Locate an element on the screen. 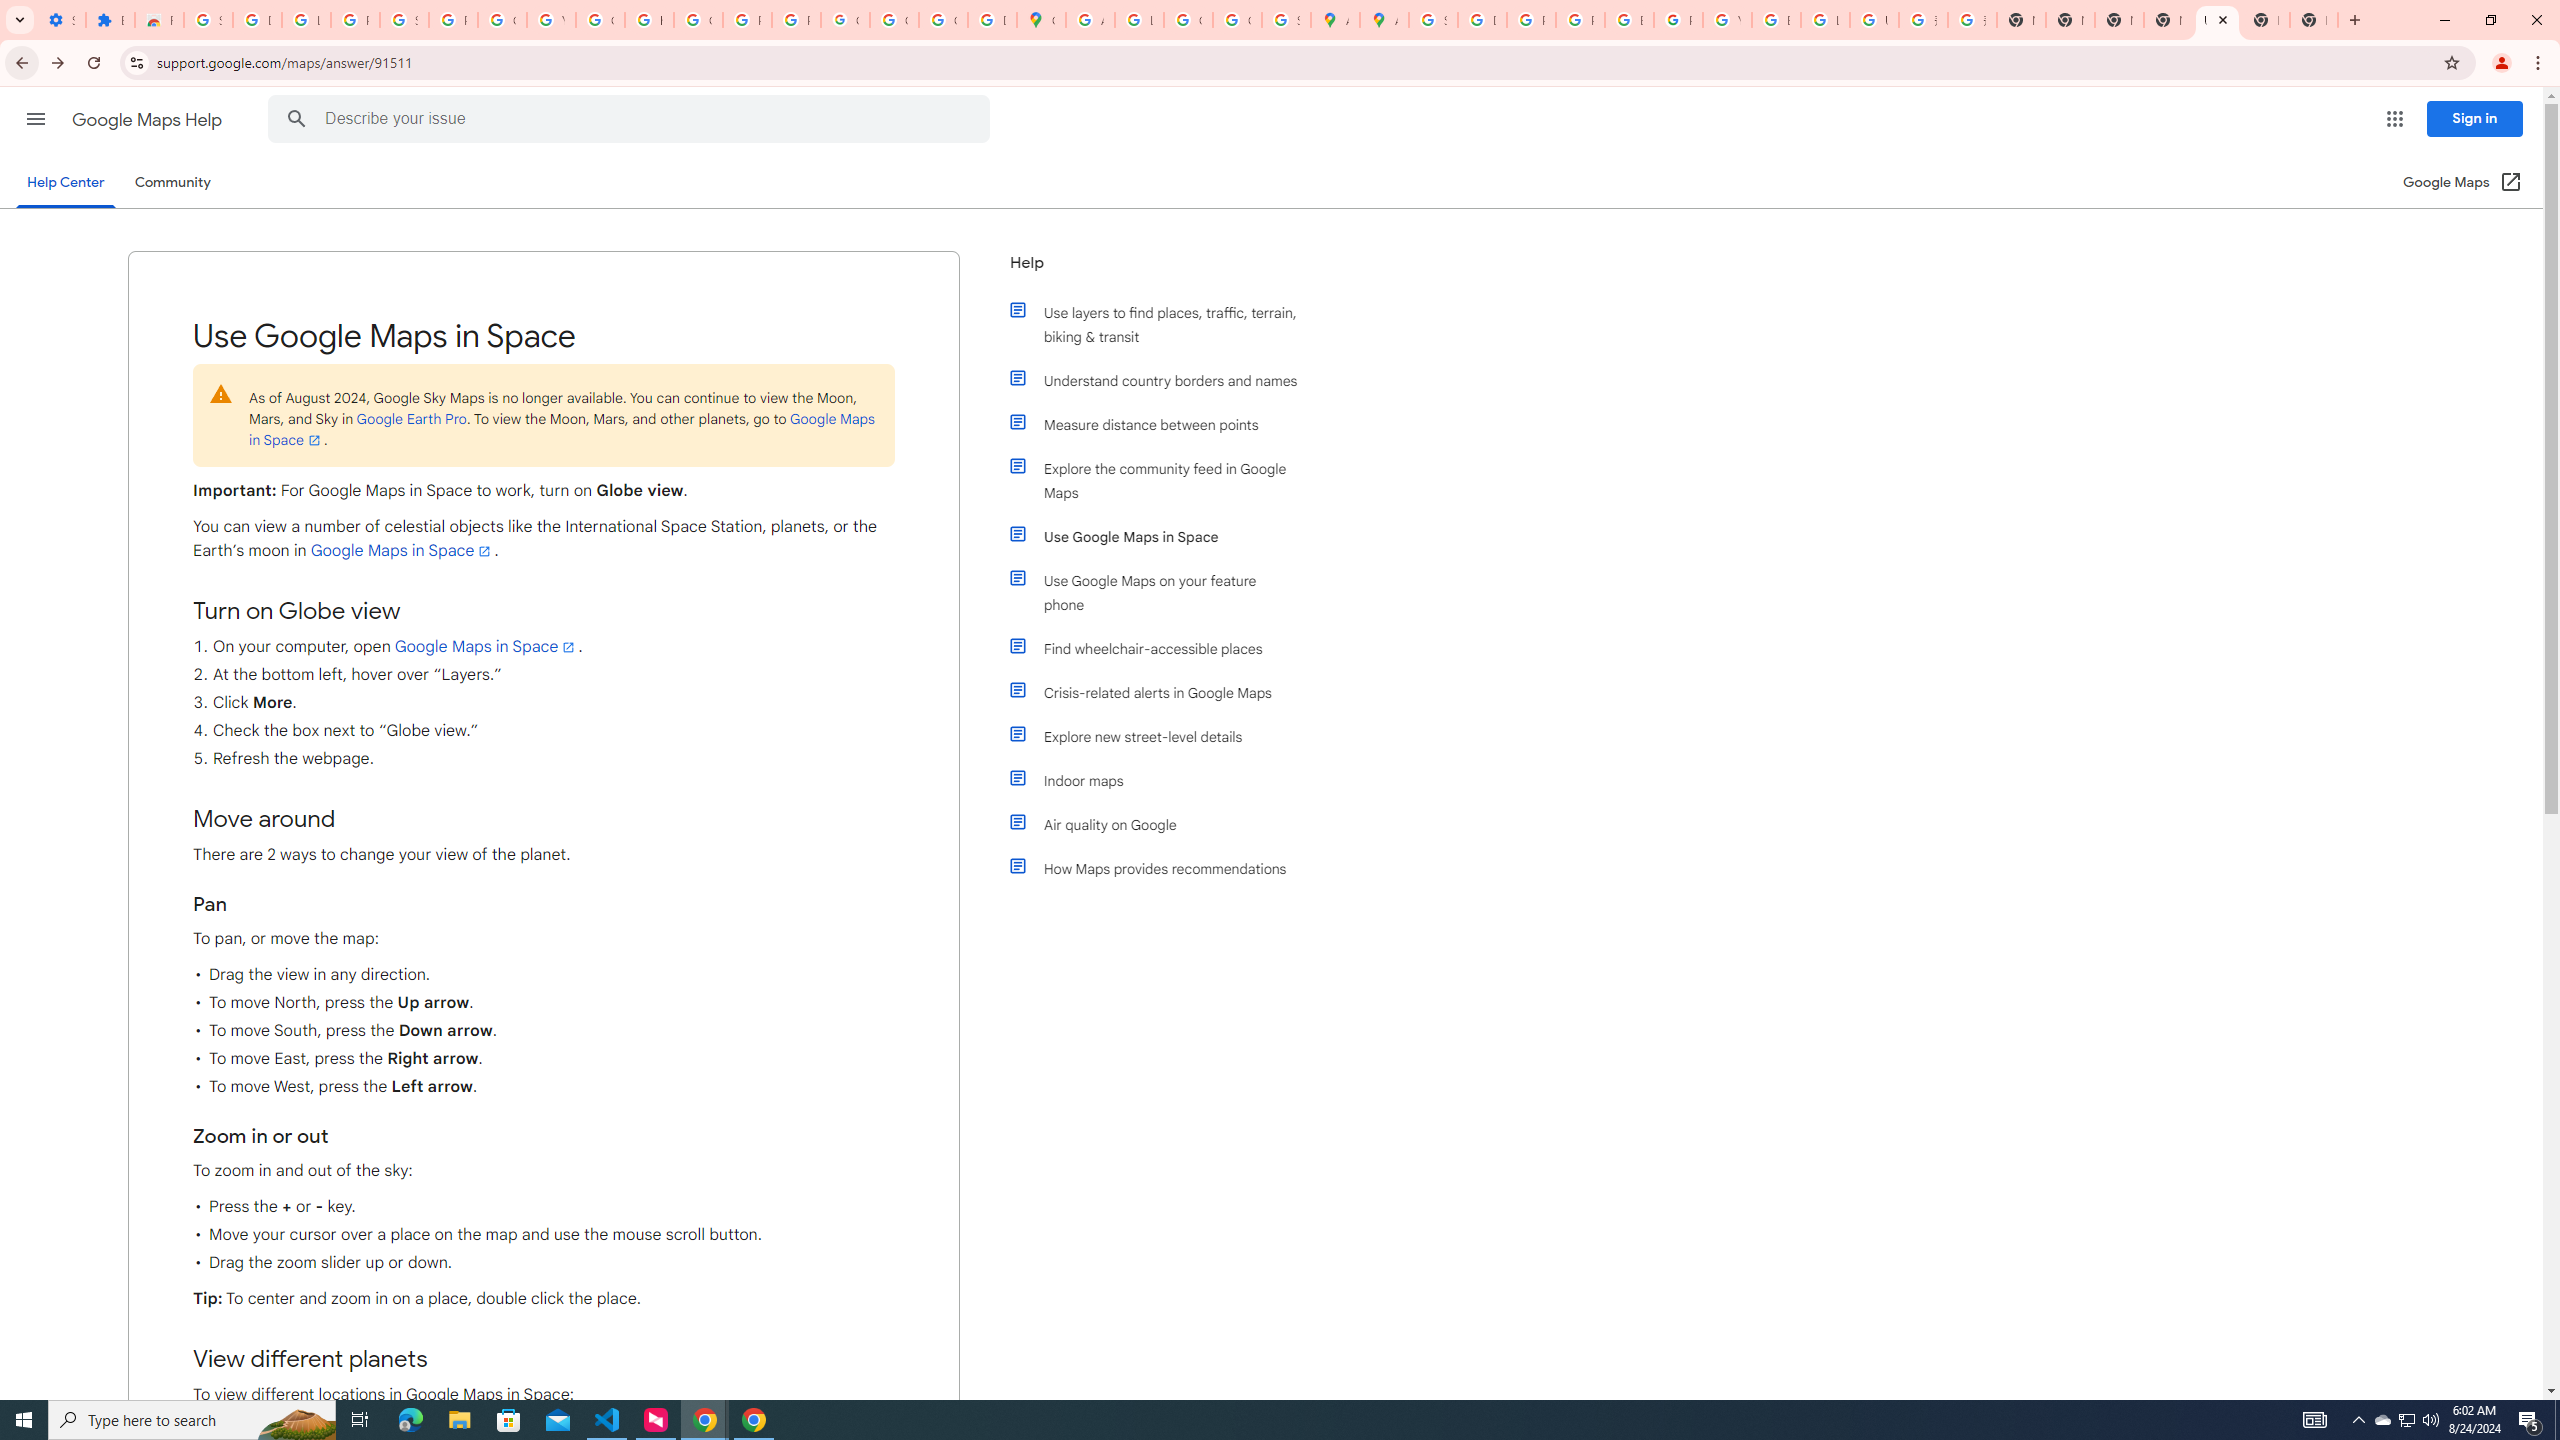 Image resolution: width=2560 pixels, height=1440 pixels. 'Google Maps Help' is located at coordinates (148, 119).